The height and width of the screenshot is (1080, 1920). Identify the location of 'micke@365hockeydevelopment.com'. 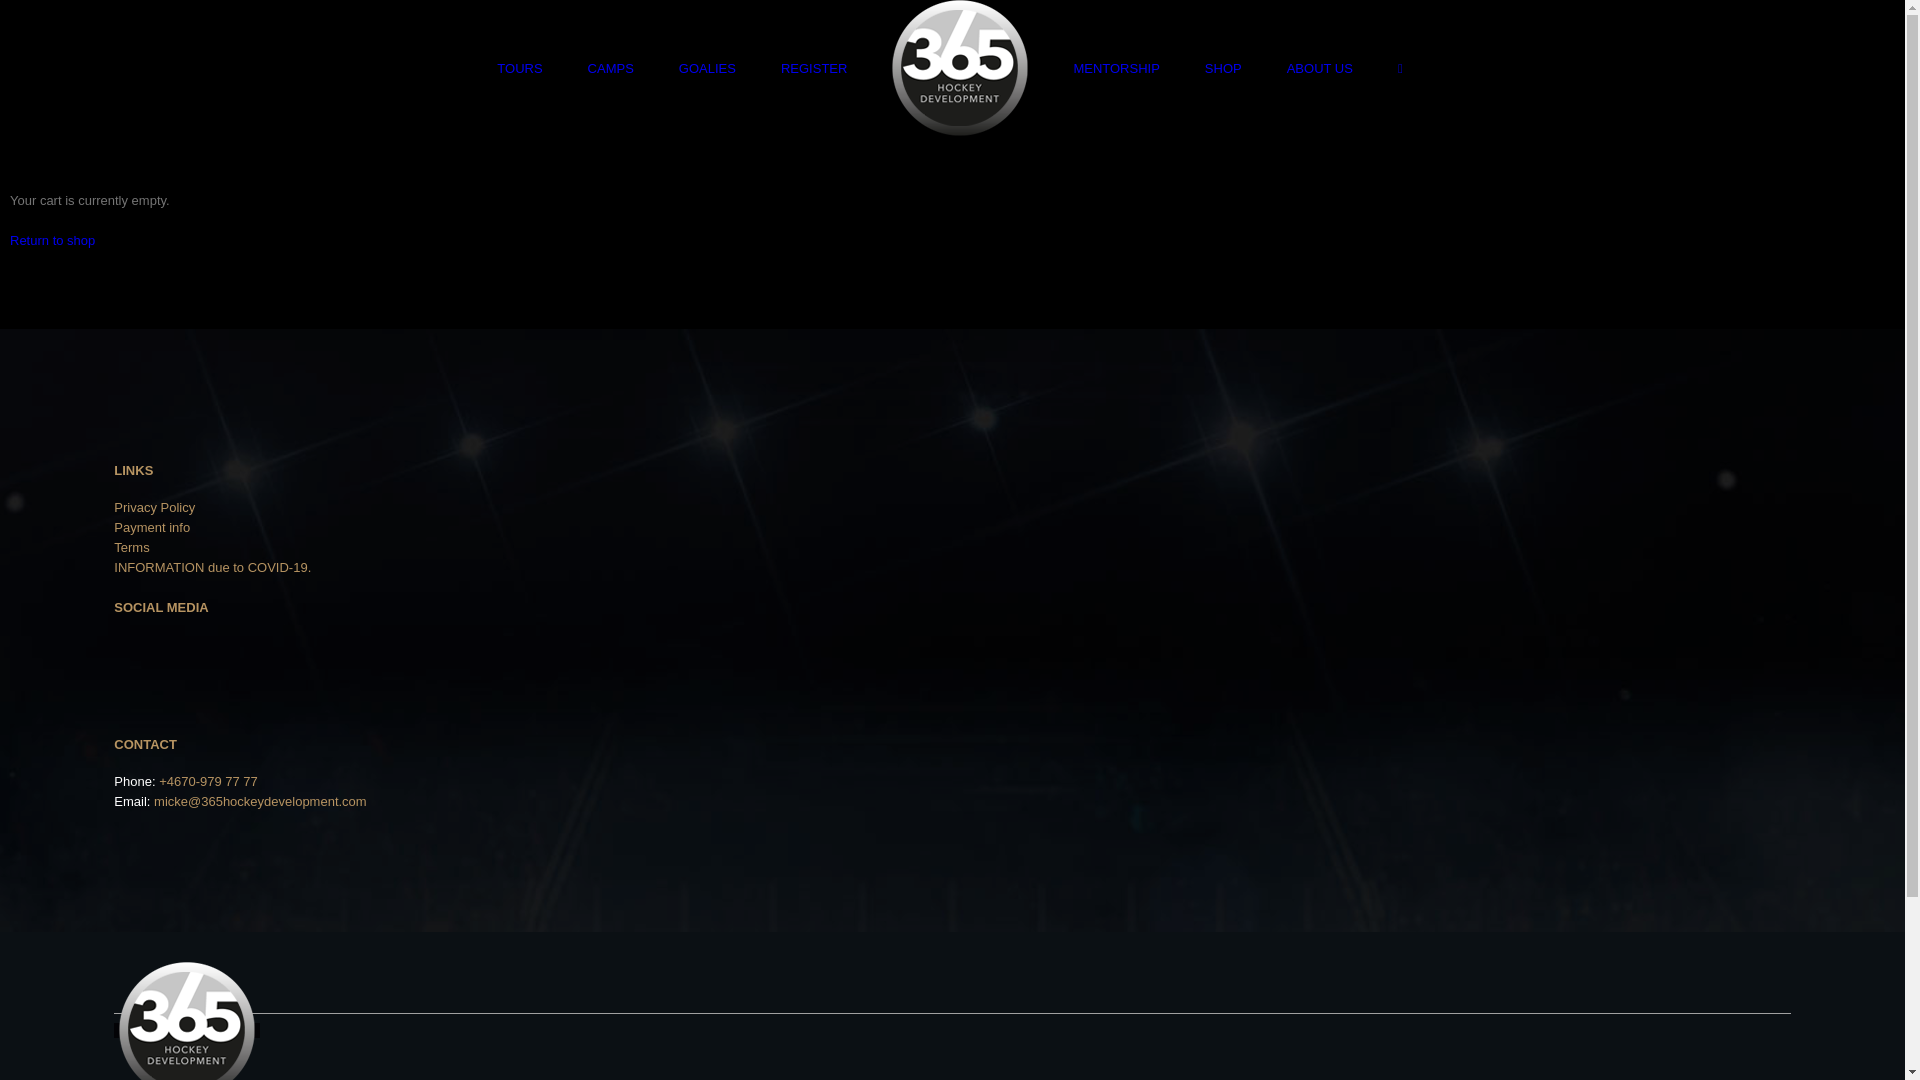
(259, 800).